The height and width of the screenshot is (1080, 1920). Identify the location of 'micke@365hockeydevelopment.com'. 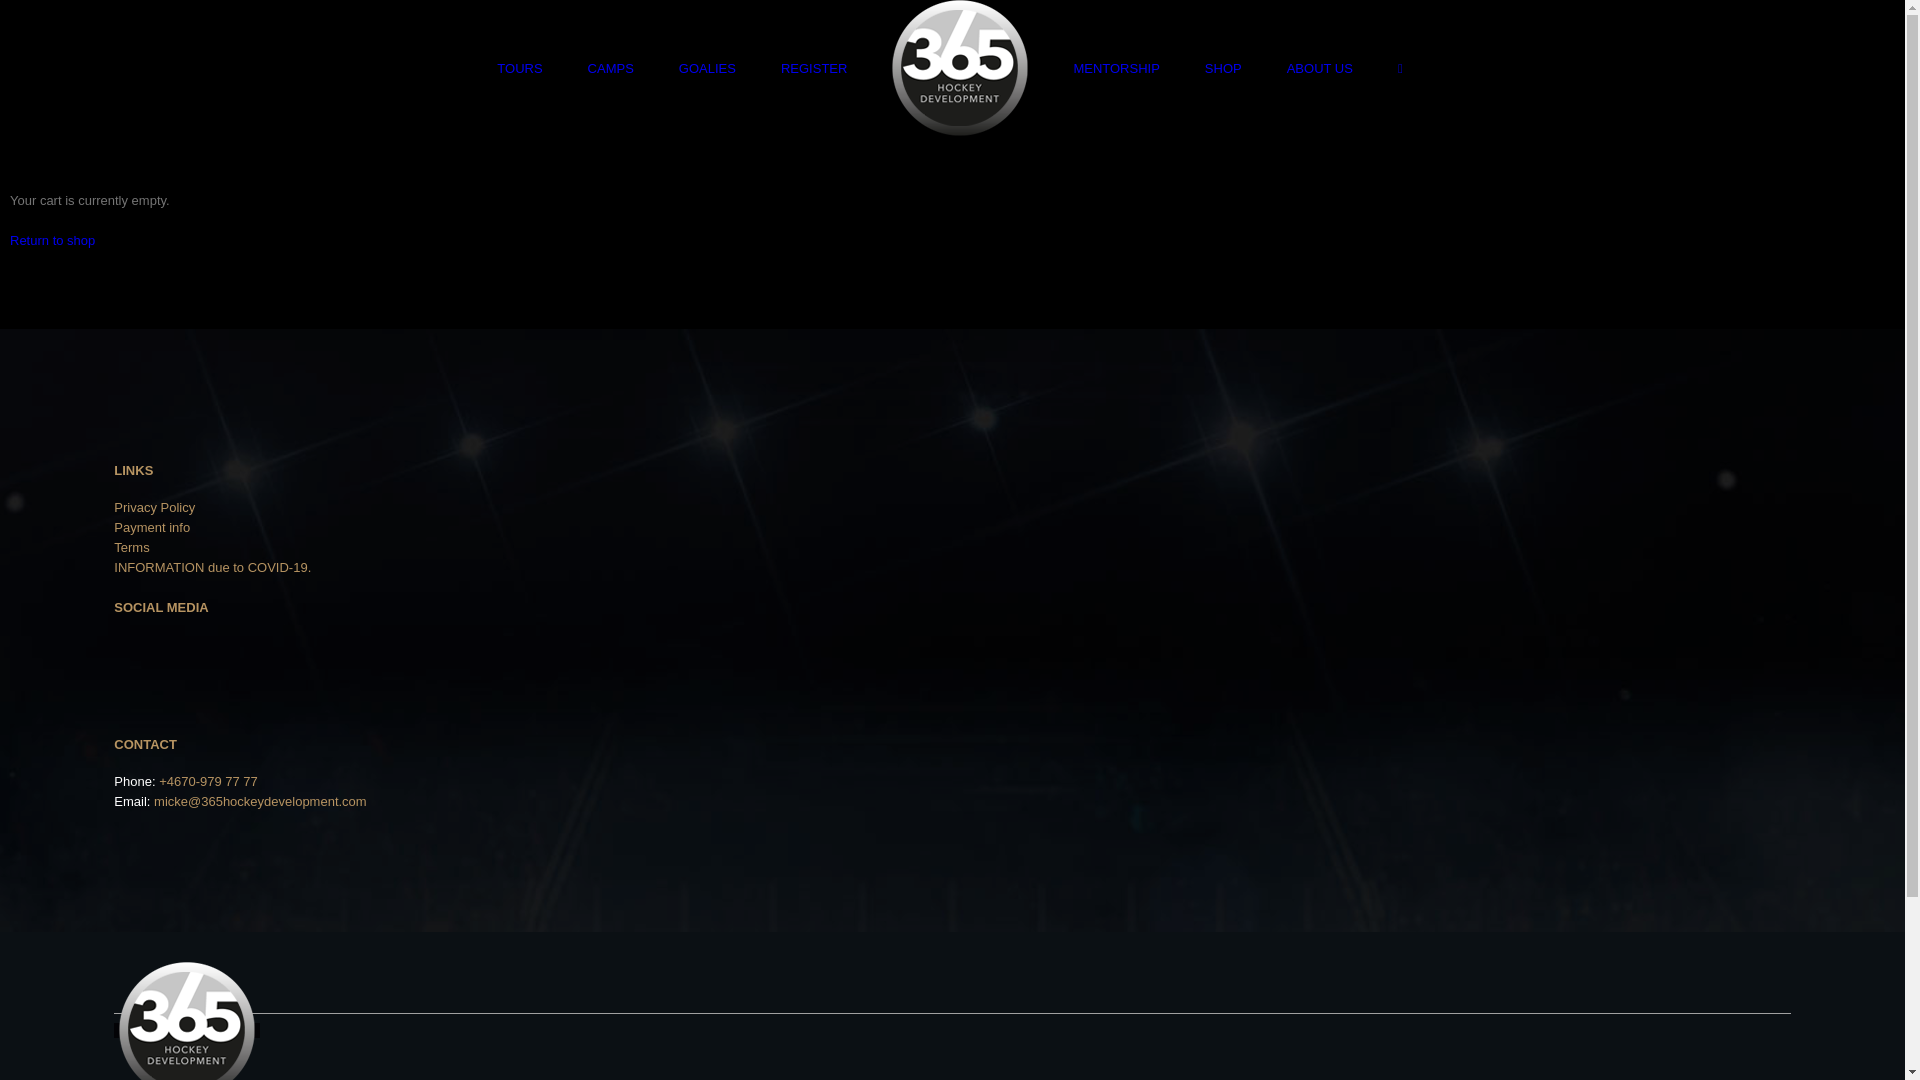
(259, 800).